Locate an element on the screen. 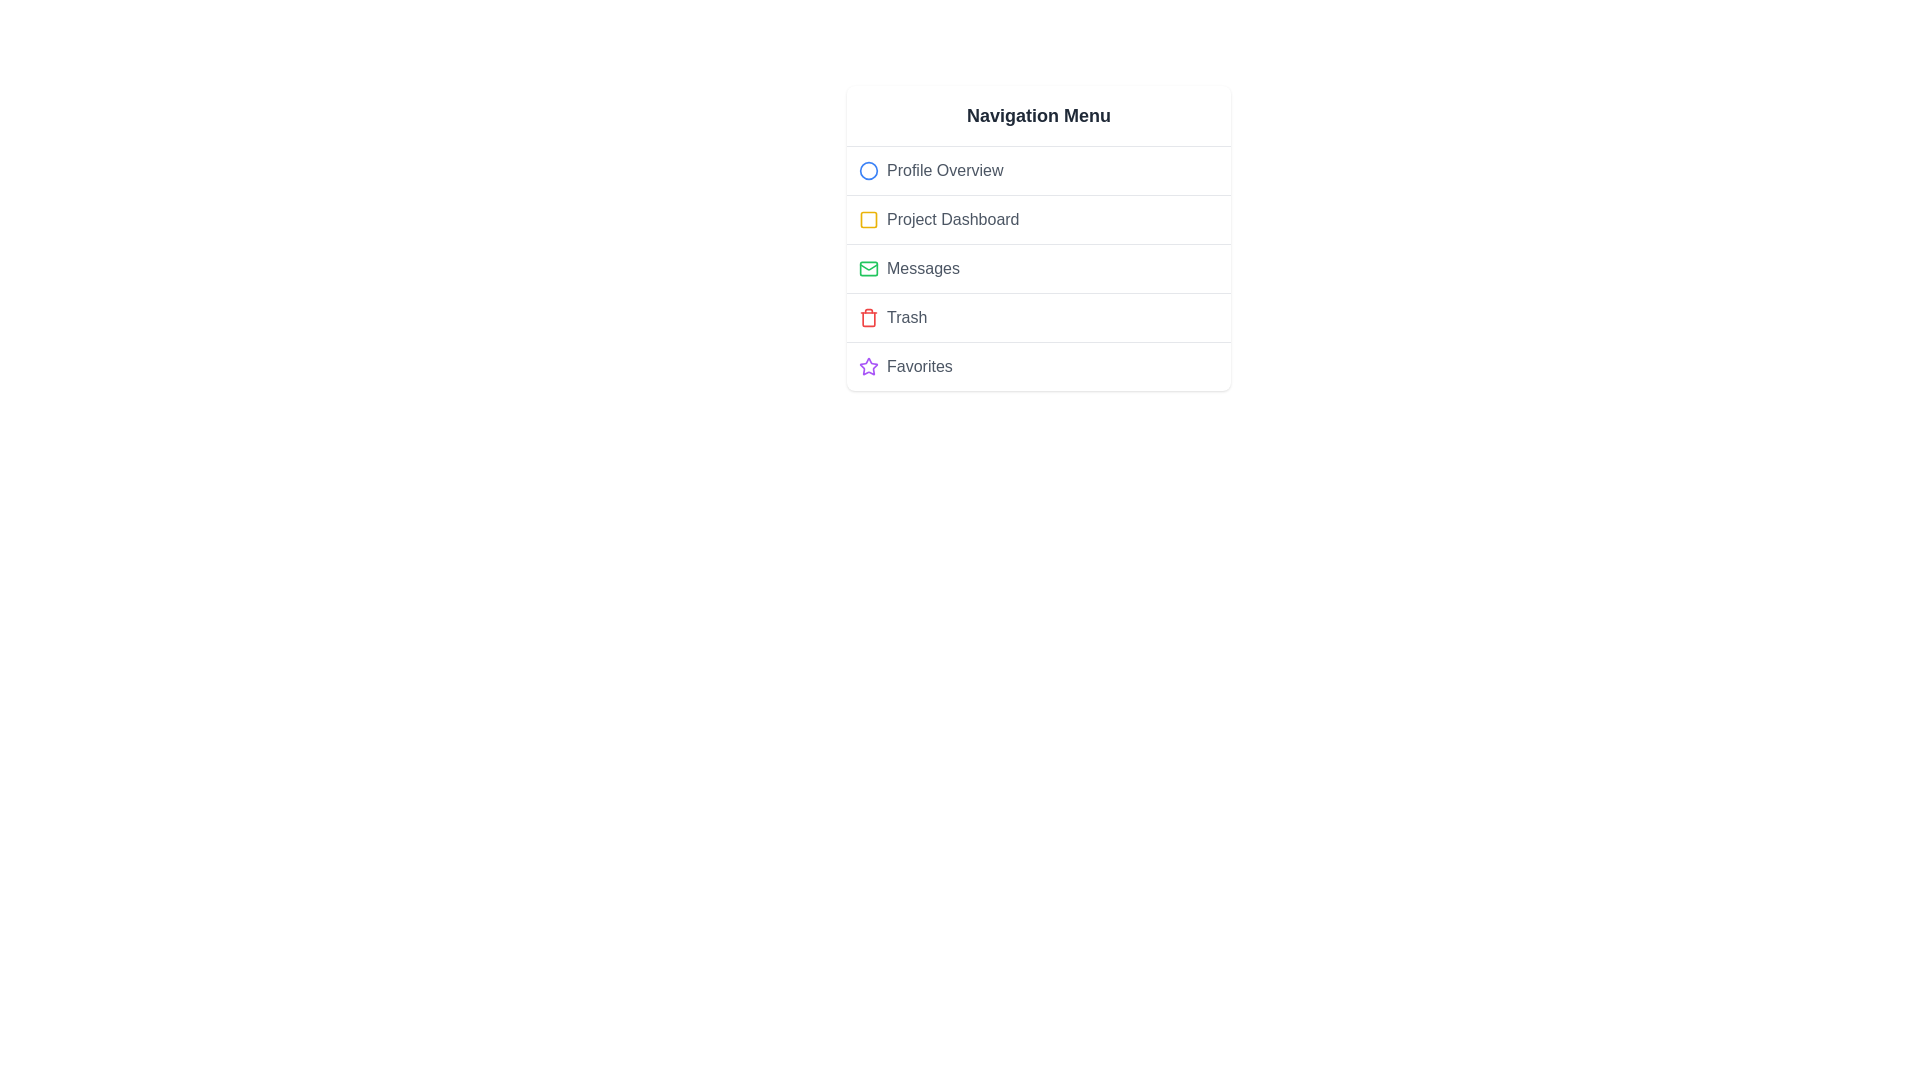 This screenshot has width=1920, height=1080. the menu item Trash to view its hover effect is located at coordinates (1038, 316).